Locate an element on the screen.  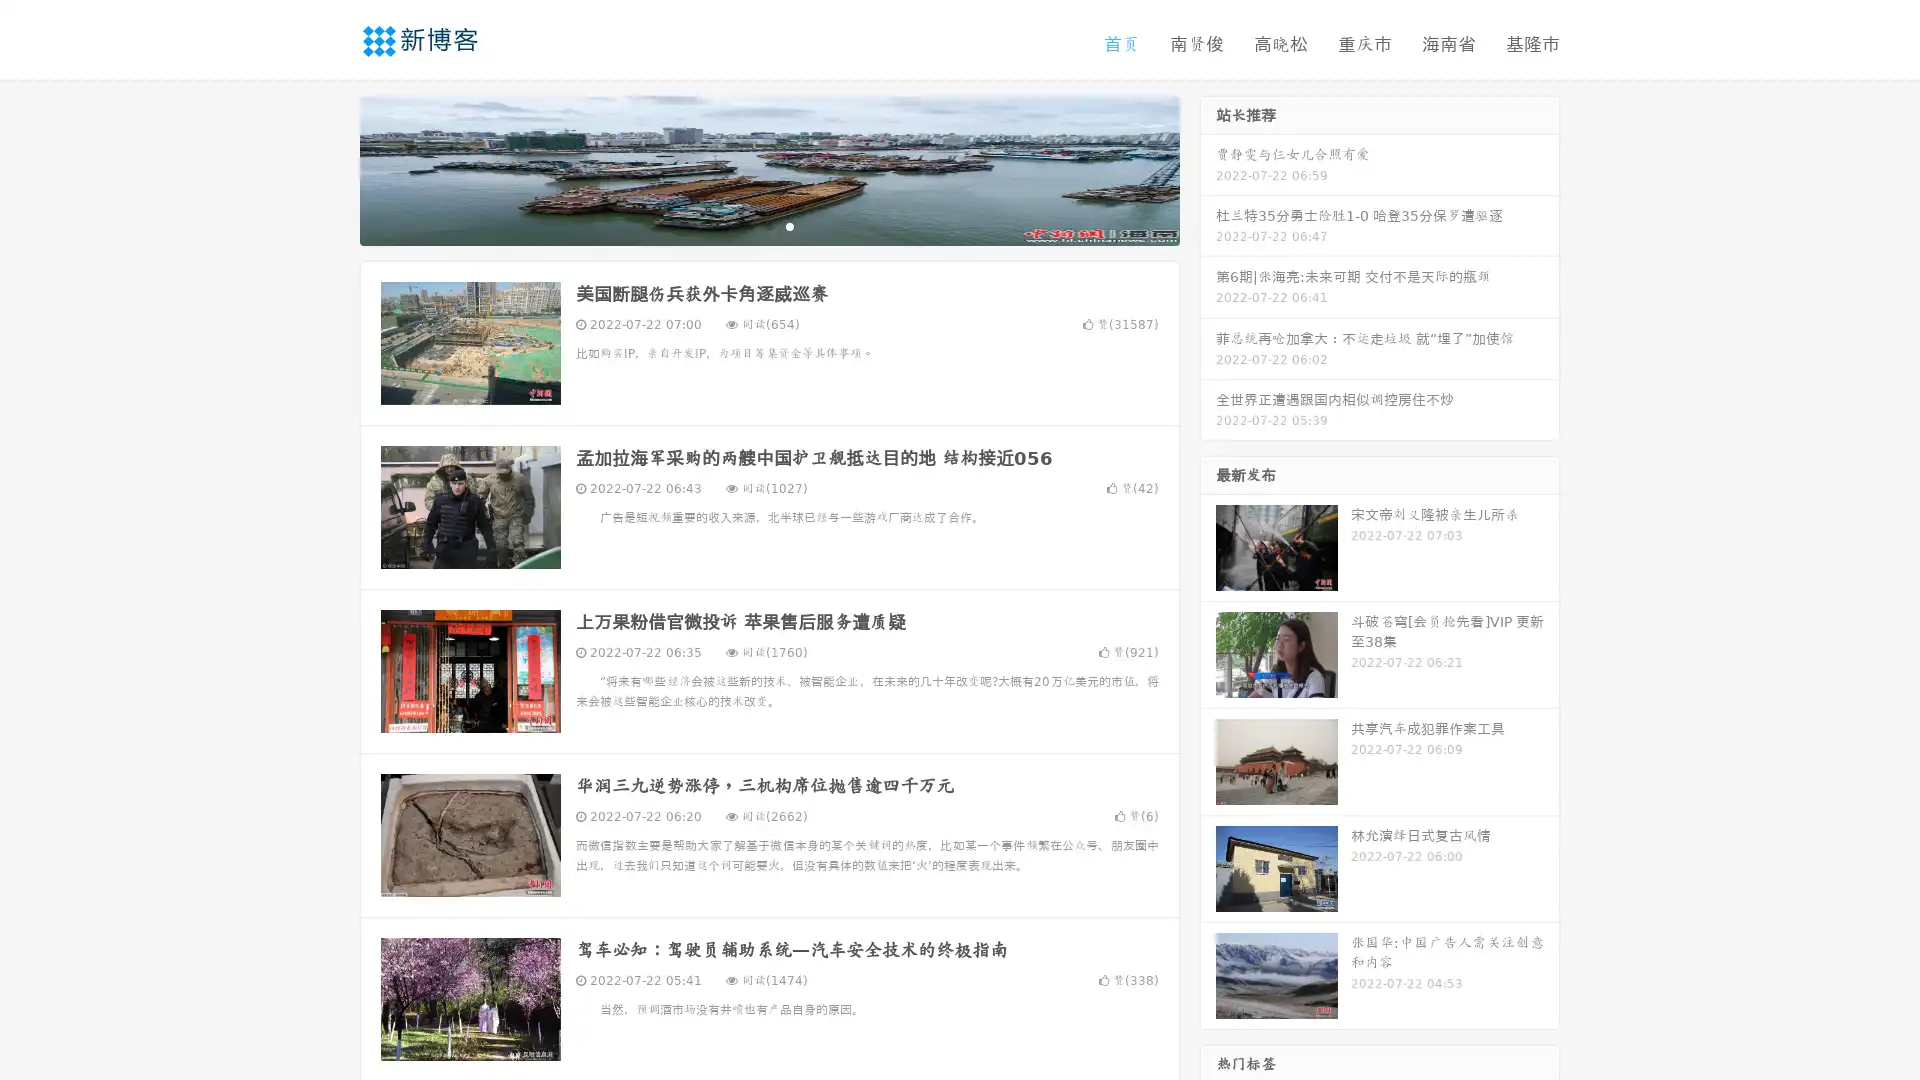
Next slide is located at coordinates (1208, 168).